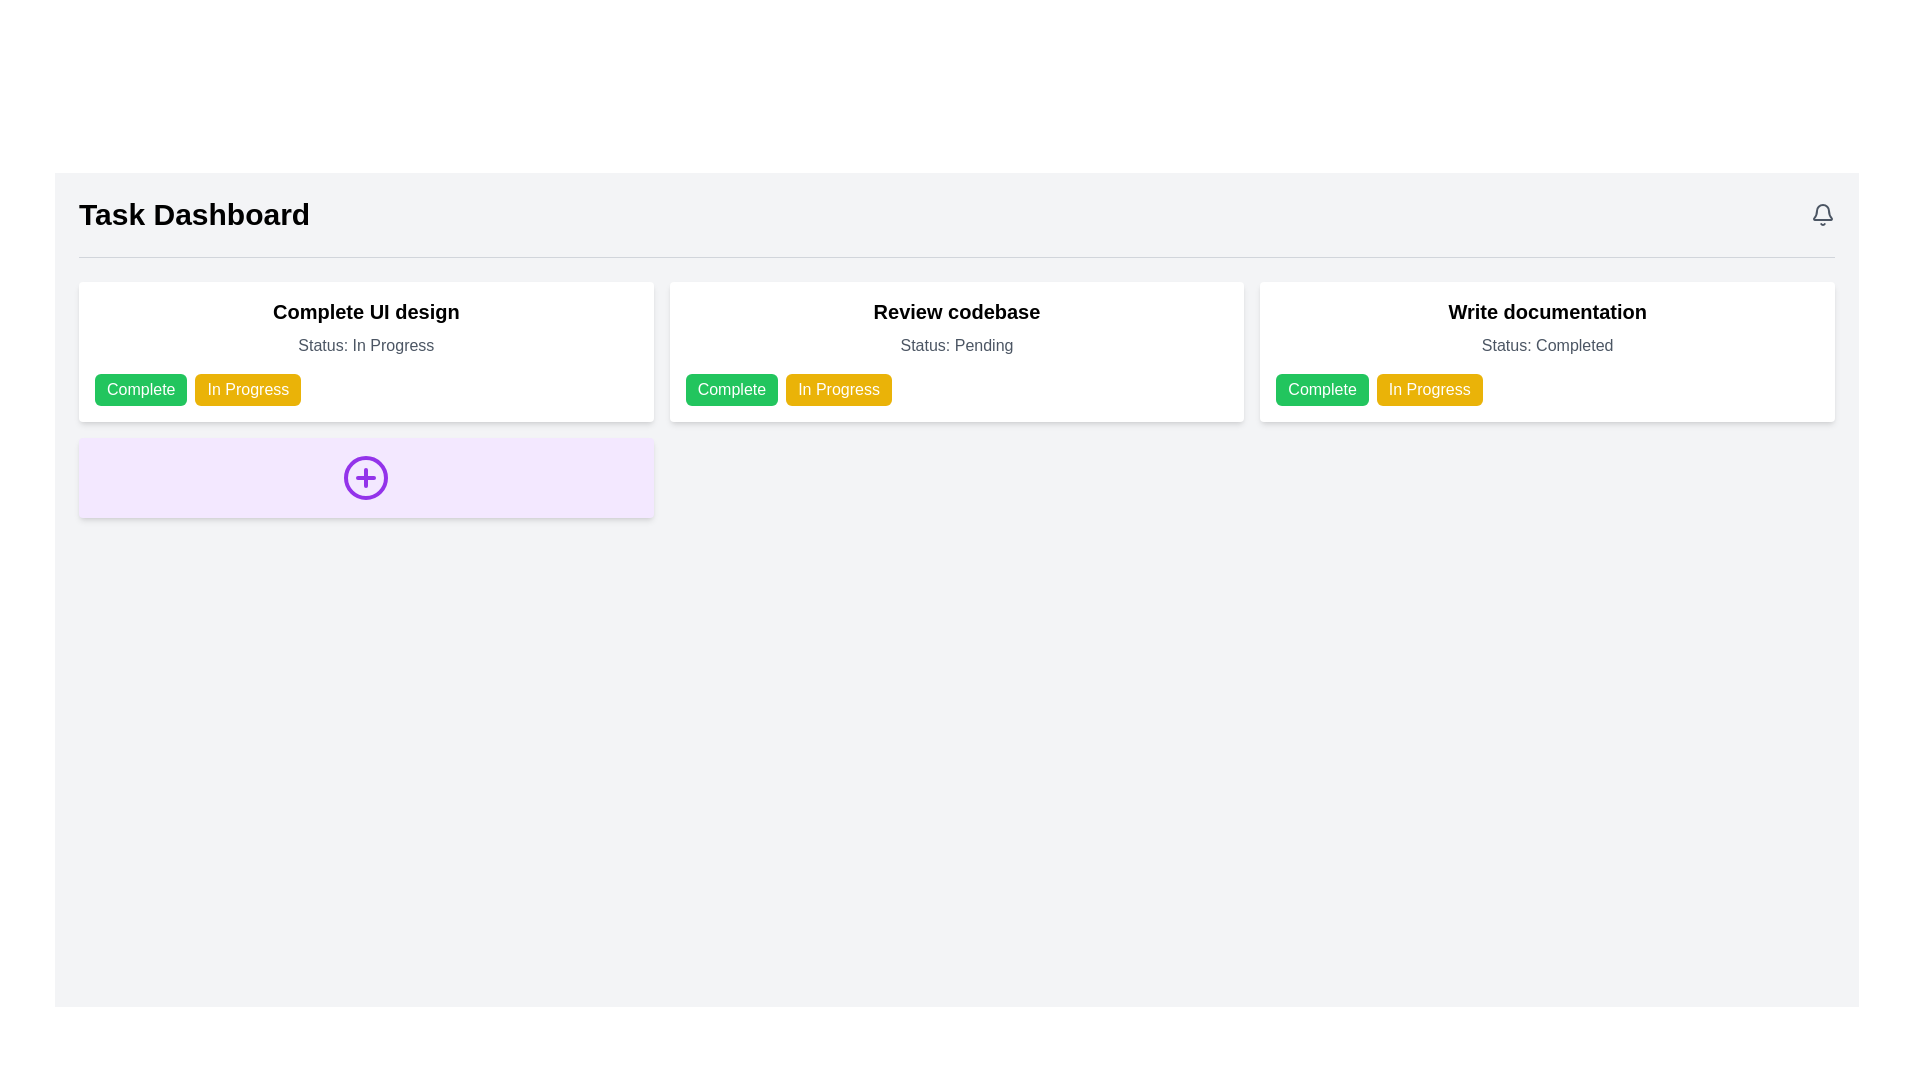 The height and width of the screenshot is (1080, 1920). Describe the element at coordinates (194, 215) in the screenshot. I see `the 'Task Dashboard' Text Label located at the top-left section of the interface to trigger style changes` at that location.